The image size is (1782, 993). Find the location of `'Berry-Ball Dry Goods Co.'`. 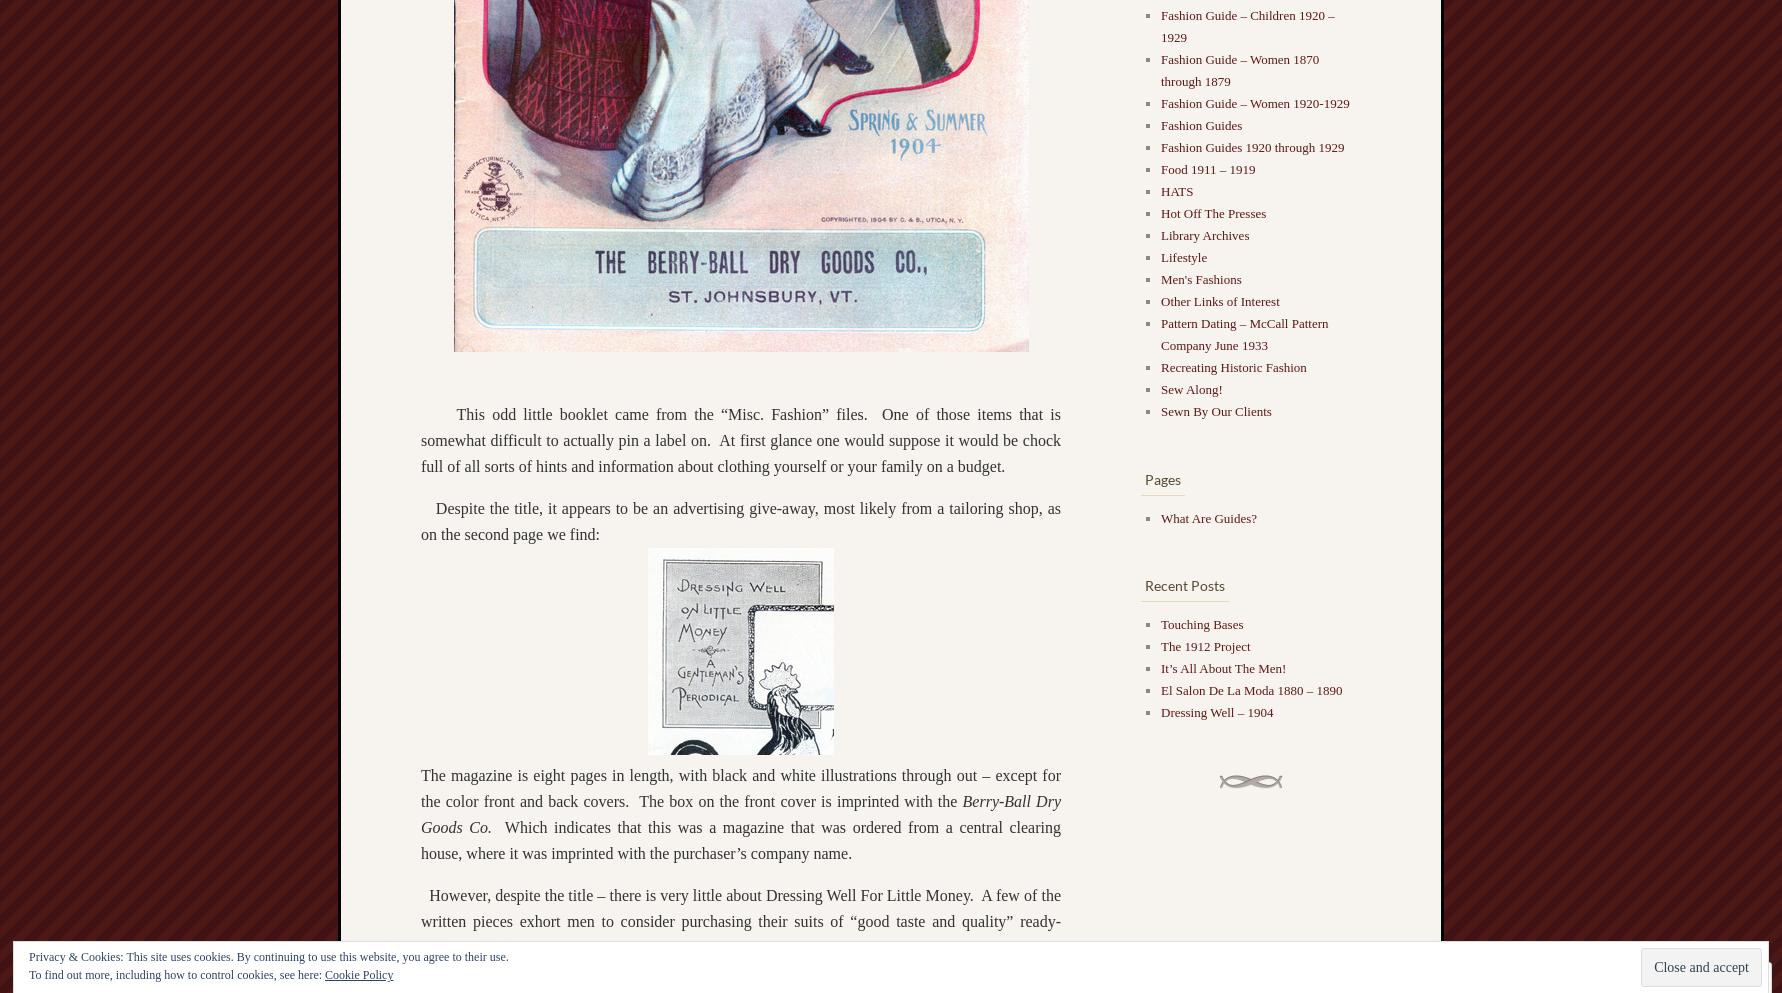

'Berry-Ball Dry Goods Co.' is located at coordinates (740, 813).